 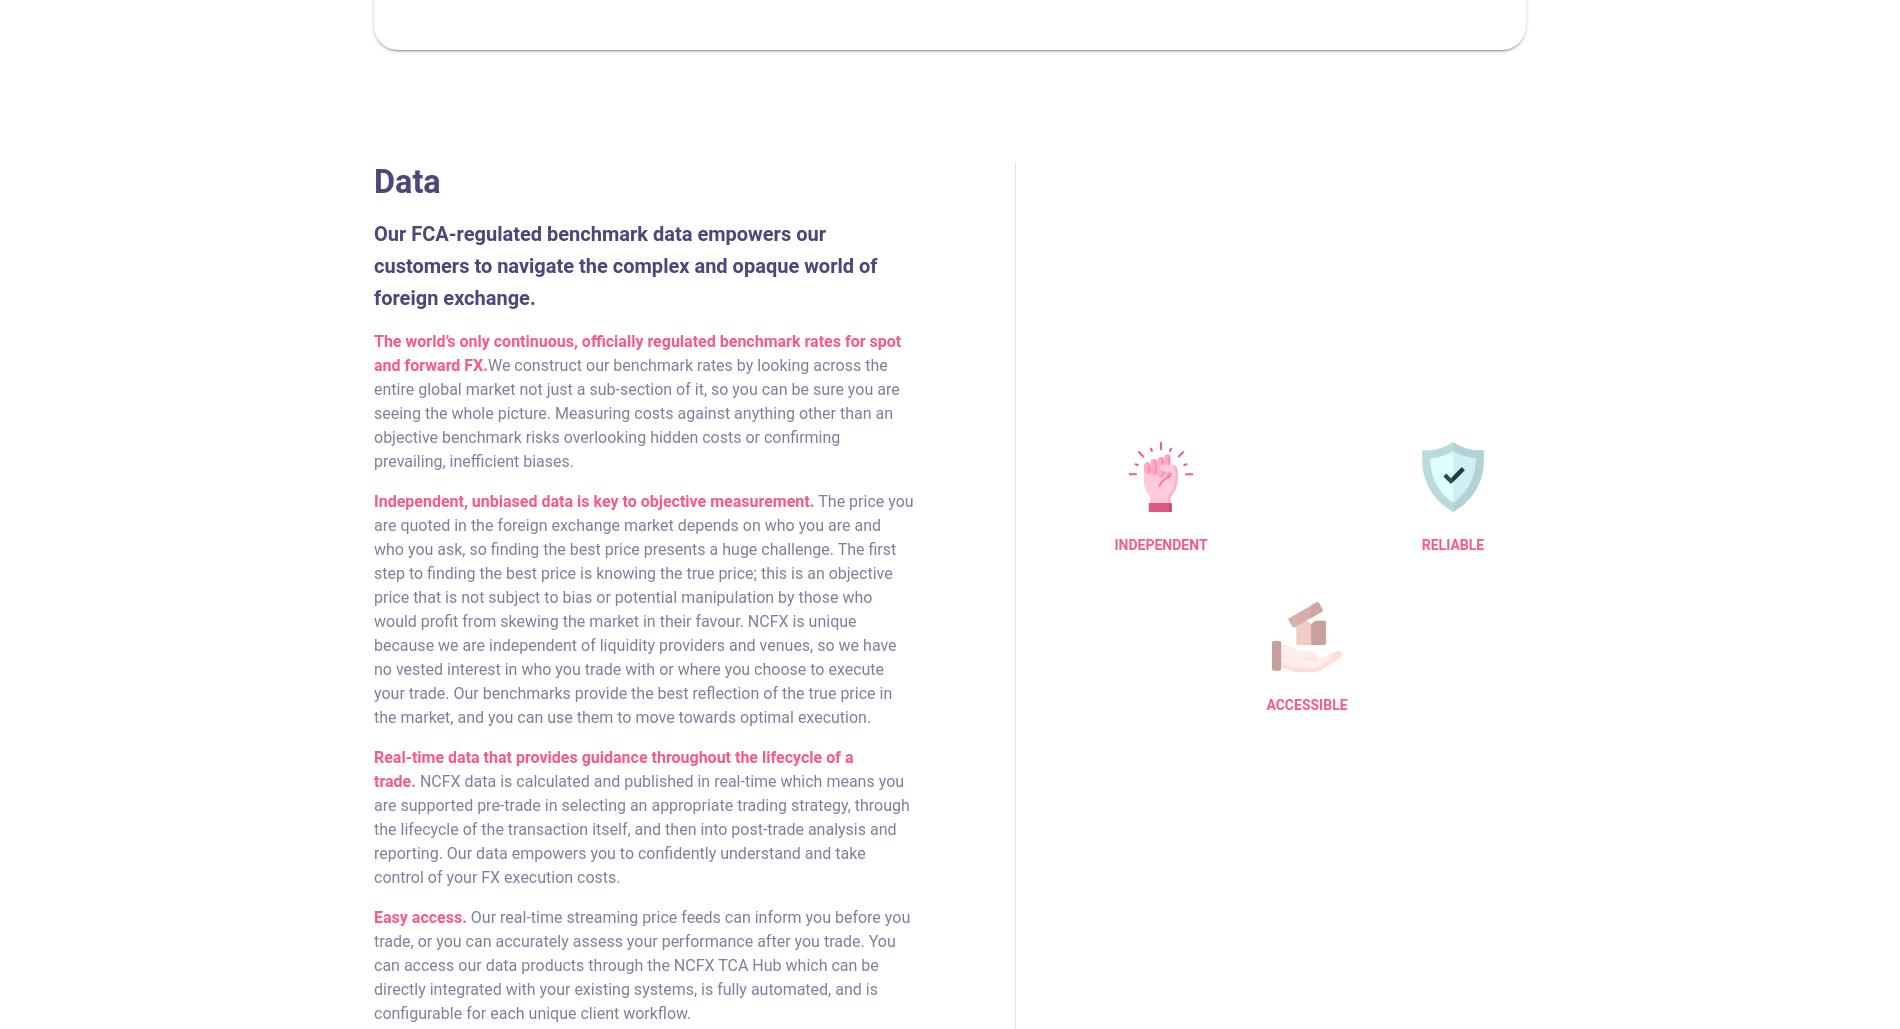 I want to click on 'accessible', so click(x=1305, y=703).